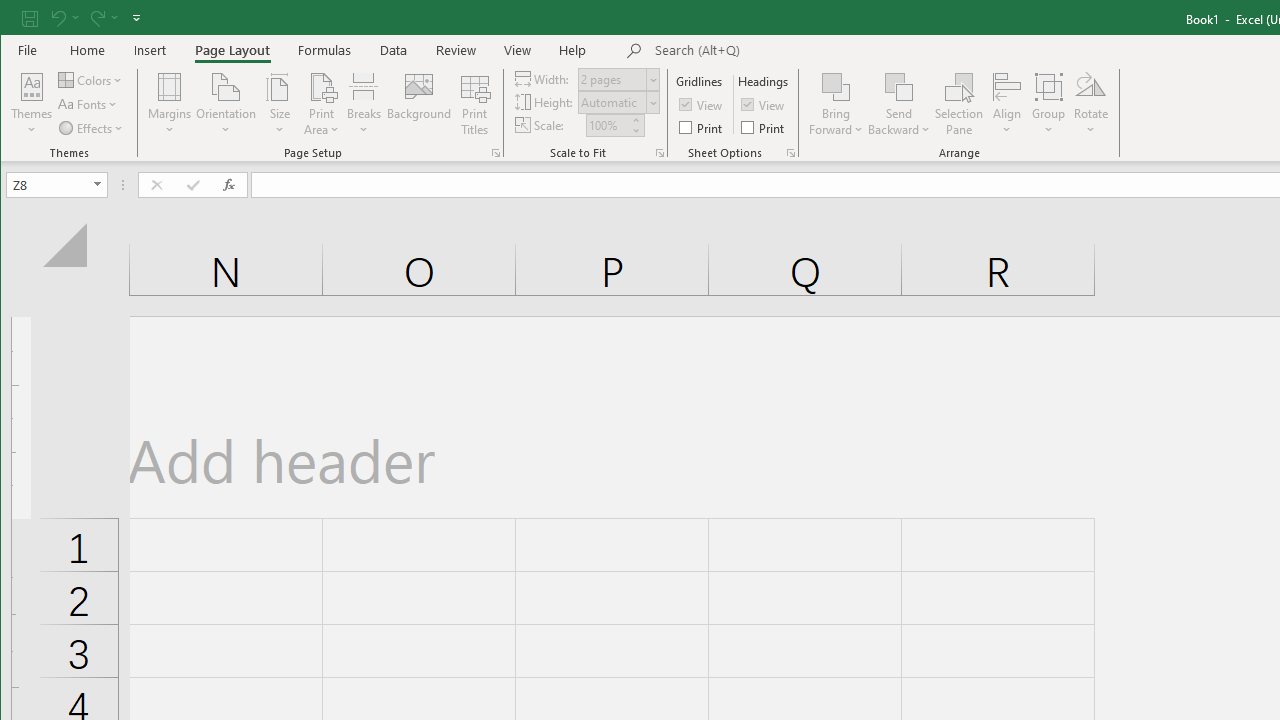 This screenshot has width=1280, height=720. What do you see at coordinates (611, 102) in the screenshot?
I see `'Height'` at bounding box center [611, 102].